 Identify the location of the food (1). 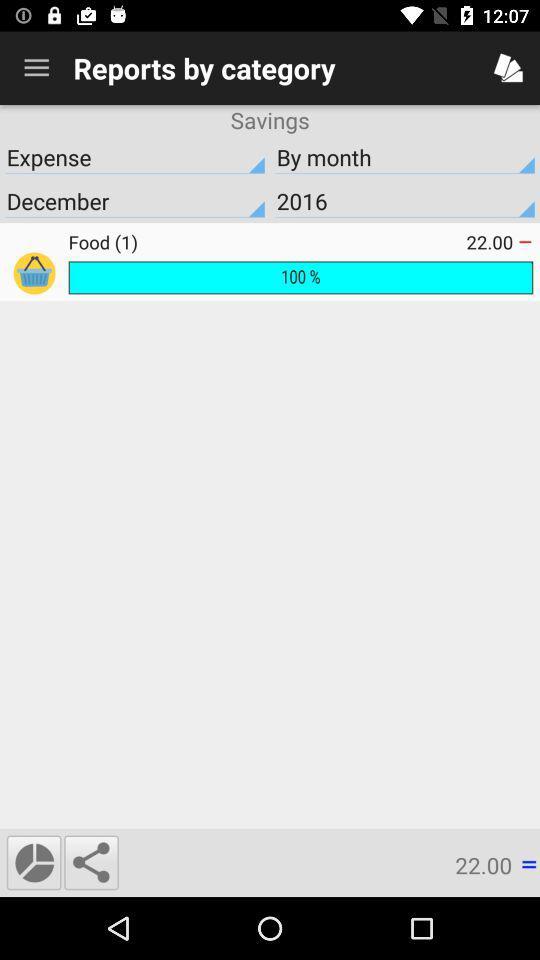
(267, 241).